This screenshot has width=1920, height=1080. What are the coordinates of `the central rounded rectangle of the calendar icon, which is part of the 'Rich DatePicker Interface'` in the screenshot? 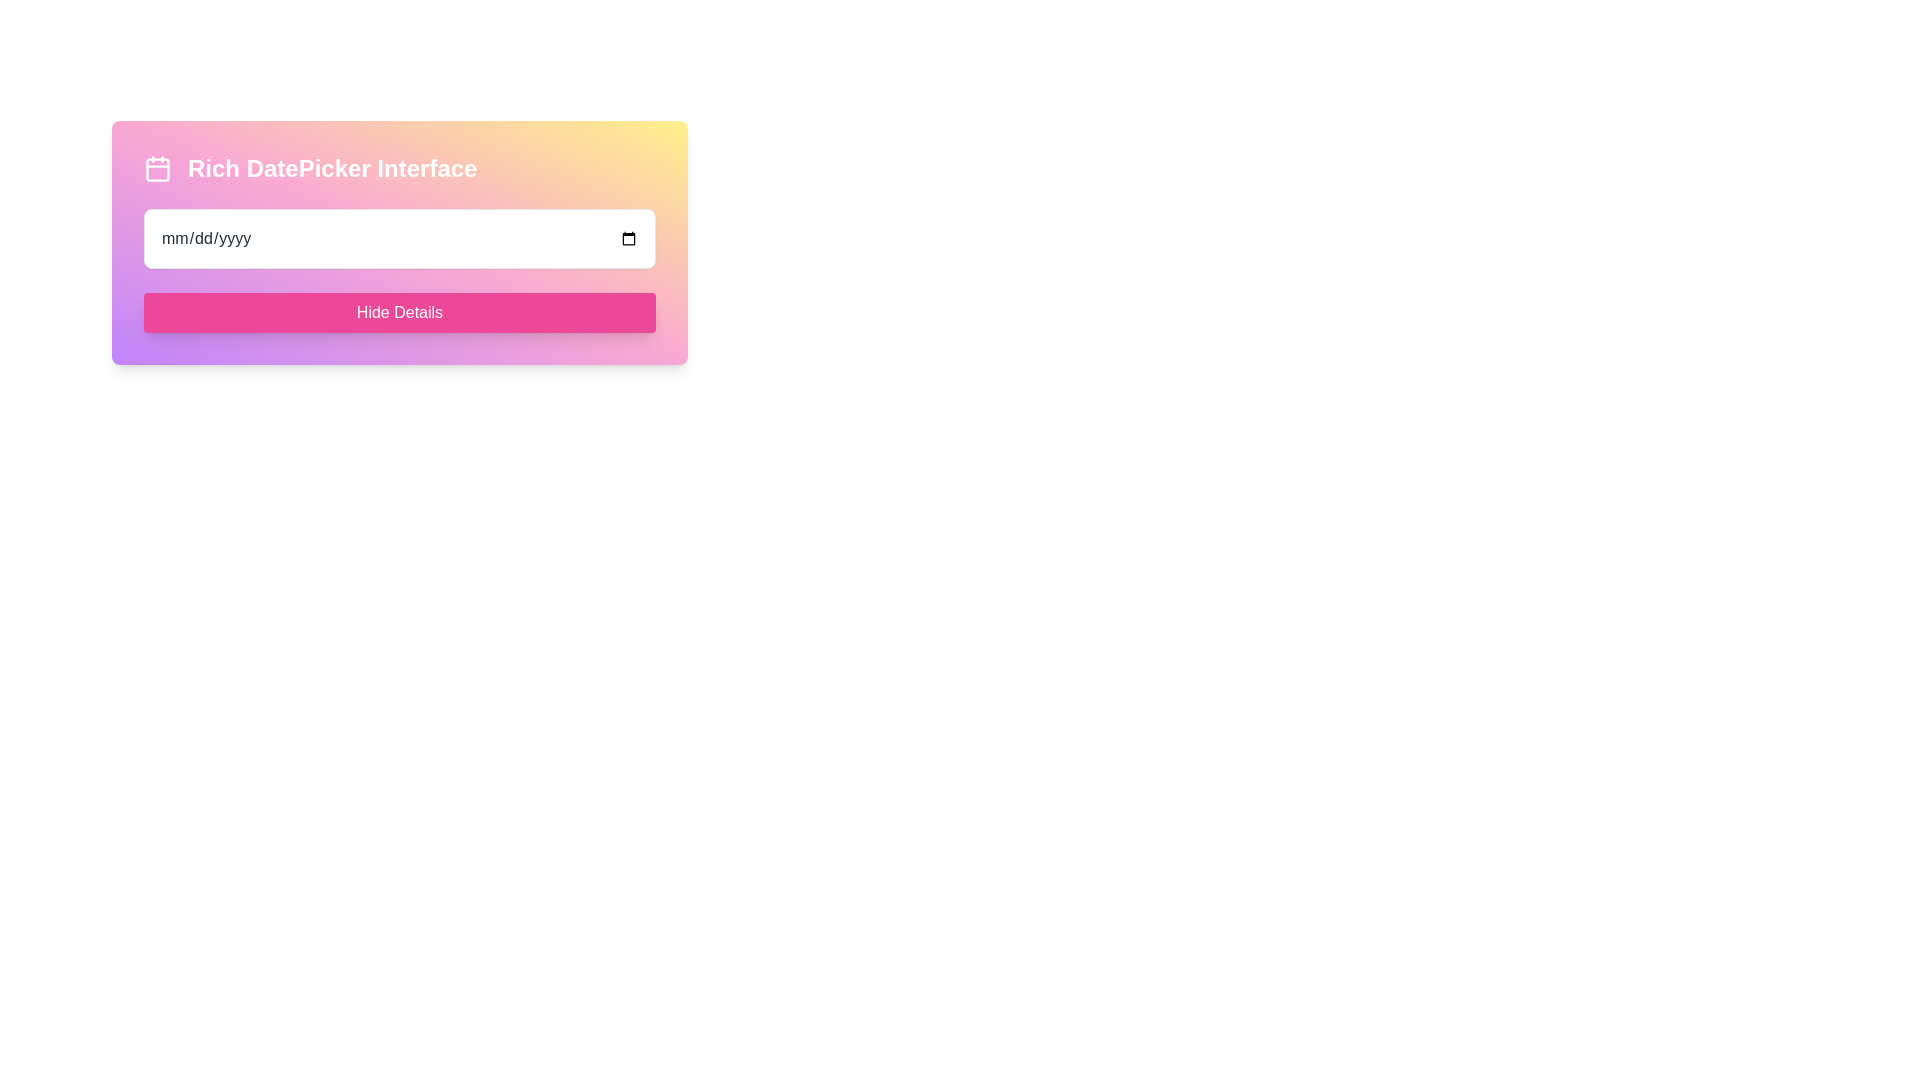 It's located at (157, 168).